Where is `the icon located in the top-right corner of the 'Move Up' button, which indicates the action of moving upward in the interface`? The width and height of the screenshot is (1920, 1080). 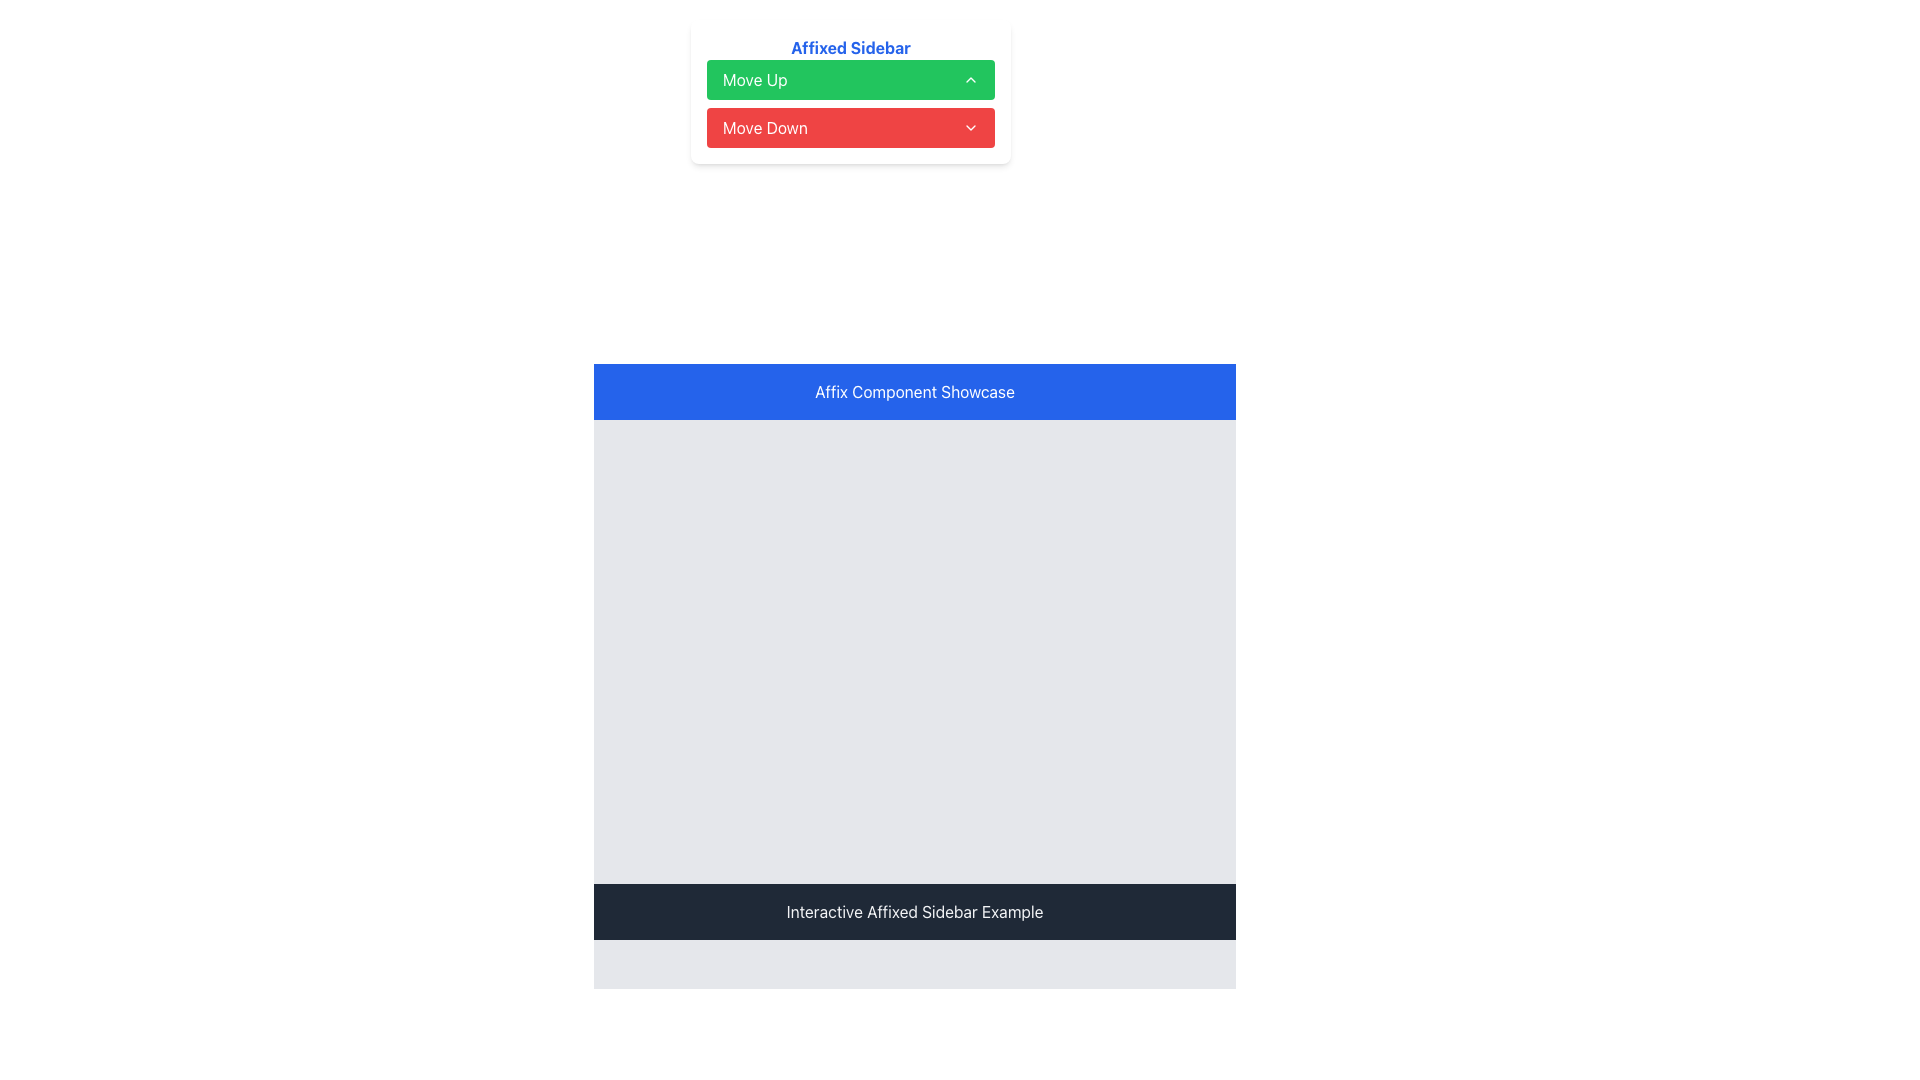
the icon located in the top-right corner of the 'Move Up' button, which indicates the action of moving upward in the interface is located at coordinates (970, 79).